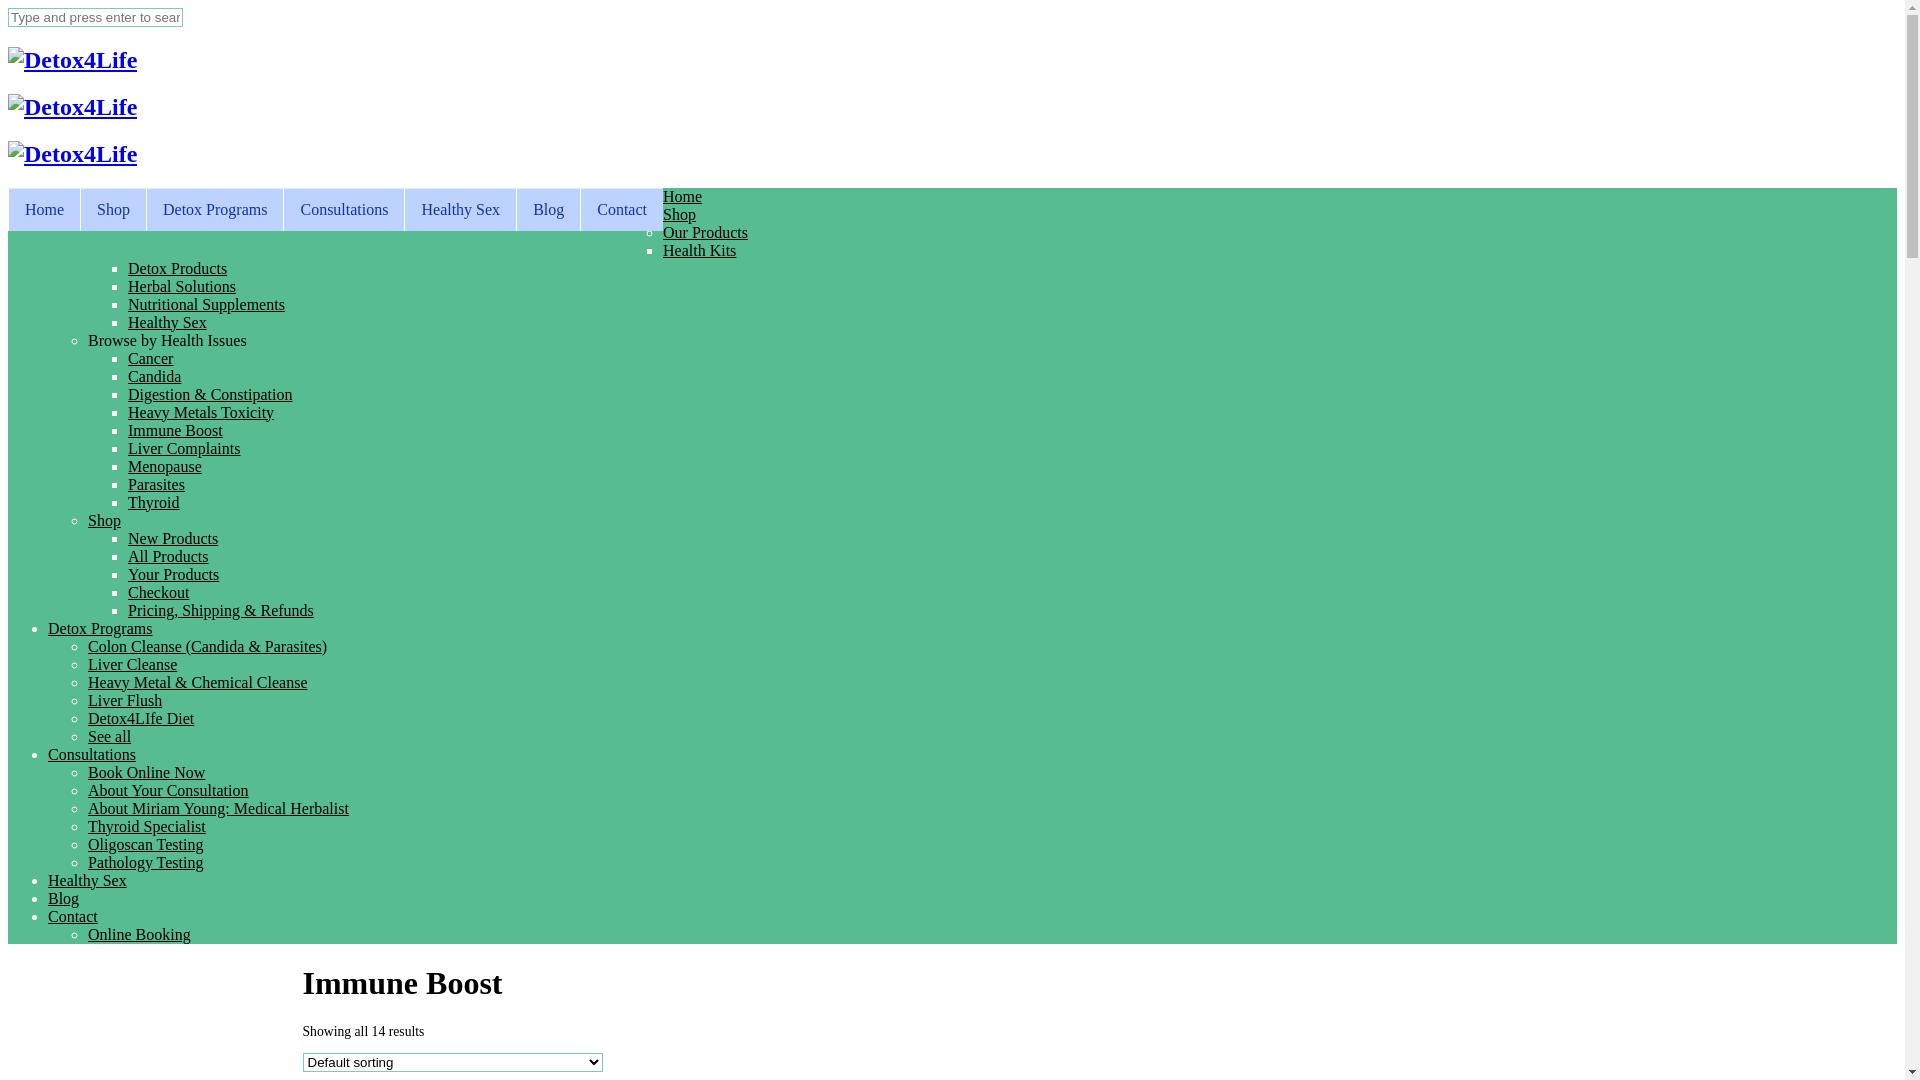 This screenshot has height=1080, width=1920. What do you see at coordinates (86, 934) in the screenshot?
I see `'Online Booking'` at bounding box center [86, 934].